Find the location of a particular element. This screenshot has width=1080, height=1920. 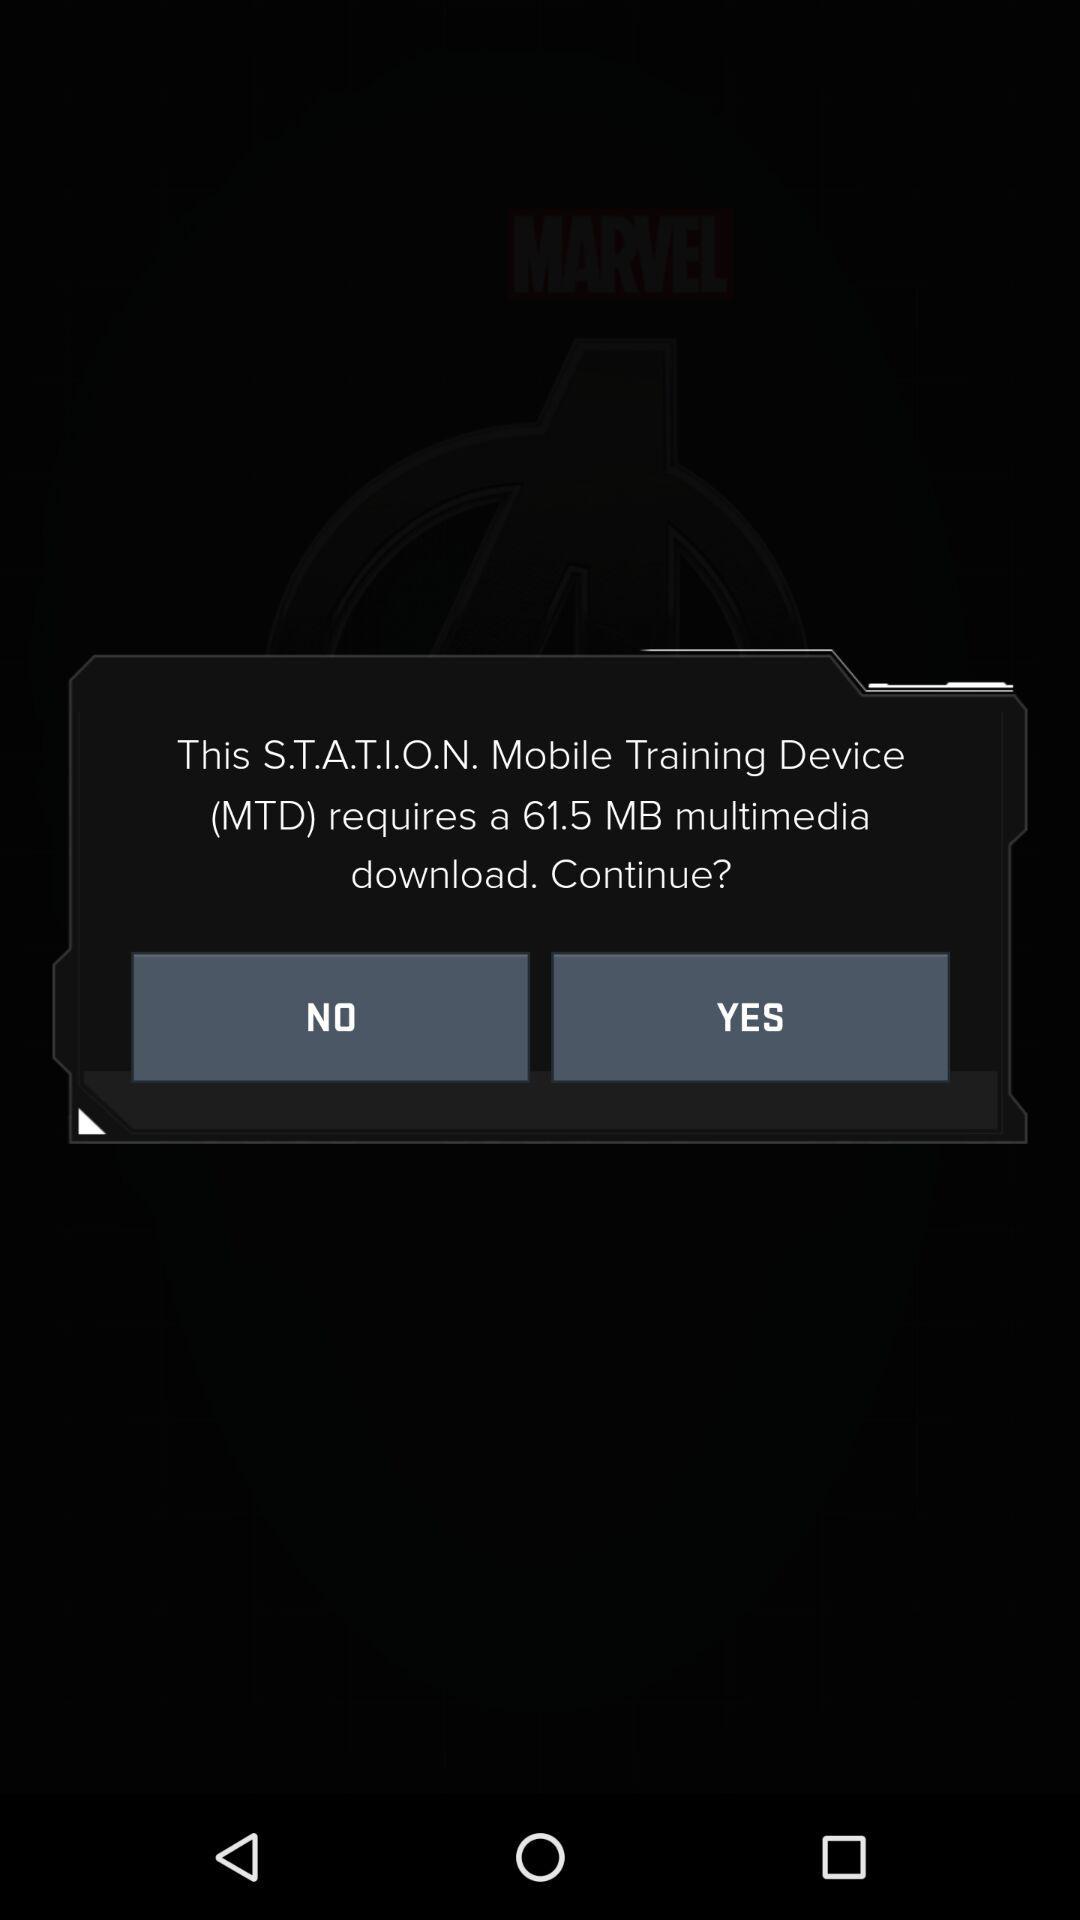

the yes is located at coordinates (750, 1017).